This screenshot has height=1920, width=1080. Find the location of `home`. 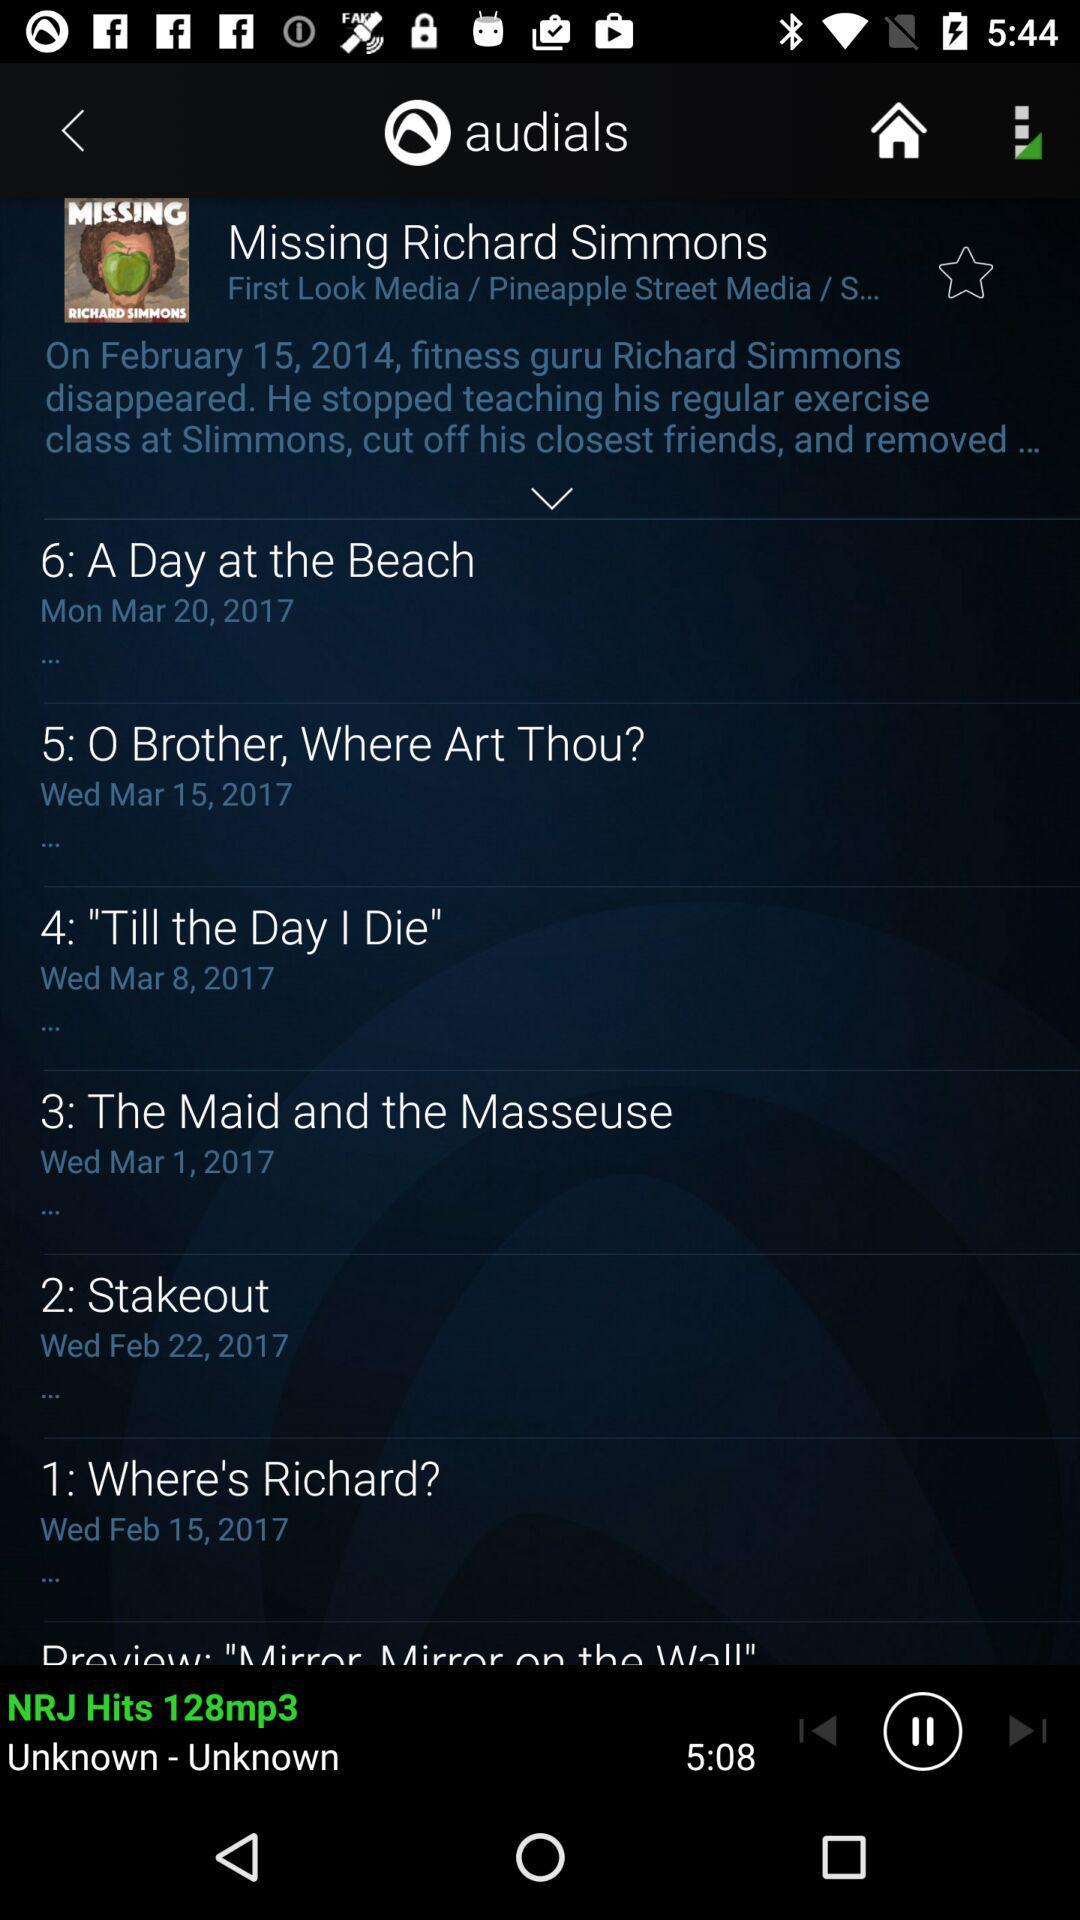

home is located at coordinates (897, 129).